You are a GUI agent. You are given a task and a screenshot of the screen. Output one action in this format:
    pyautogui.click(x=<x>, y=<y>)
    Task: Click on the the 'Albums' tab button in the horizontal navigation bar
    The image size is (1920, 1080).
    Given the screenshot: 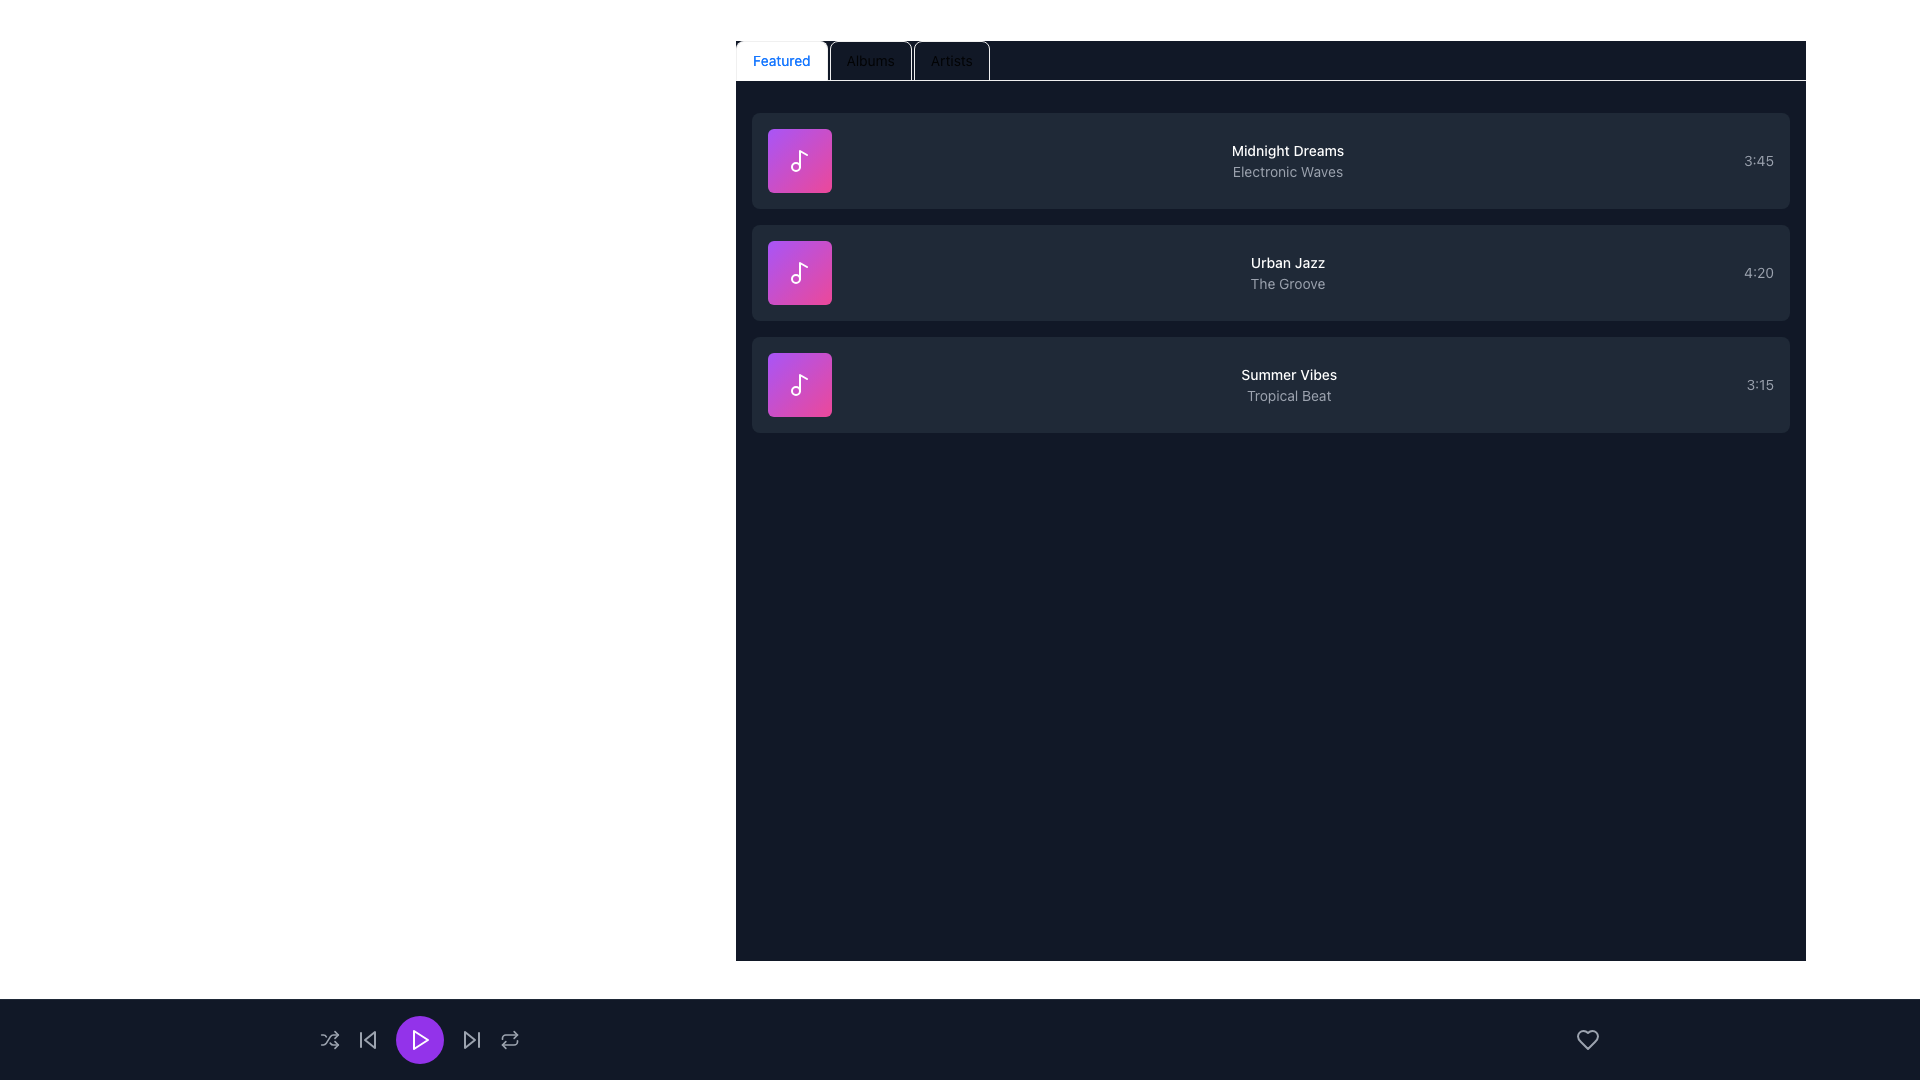 What is the action you would take?
    pyautogui.click(x=862, y=60)
    